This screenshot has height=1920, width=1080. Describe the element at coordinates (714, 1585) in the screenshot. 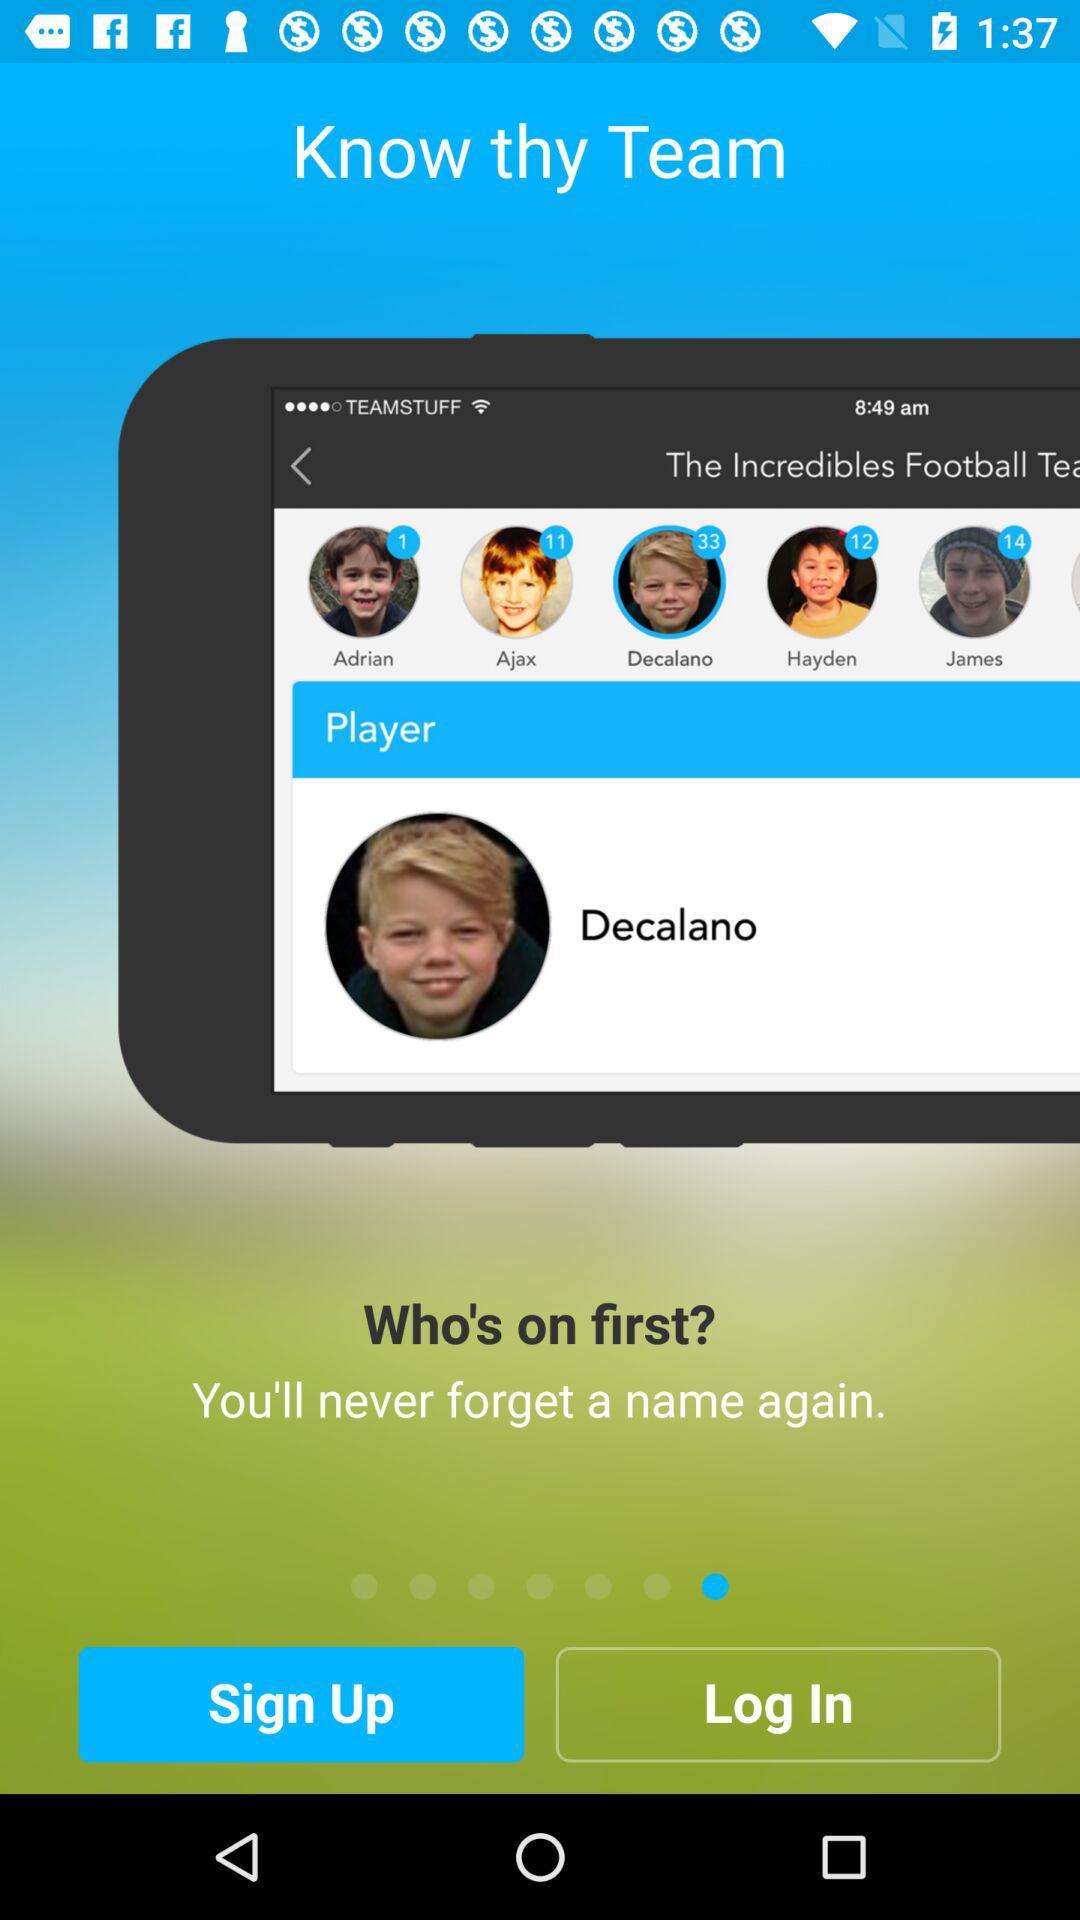

I see `icon below the you ll never item` at that location.